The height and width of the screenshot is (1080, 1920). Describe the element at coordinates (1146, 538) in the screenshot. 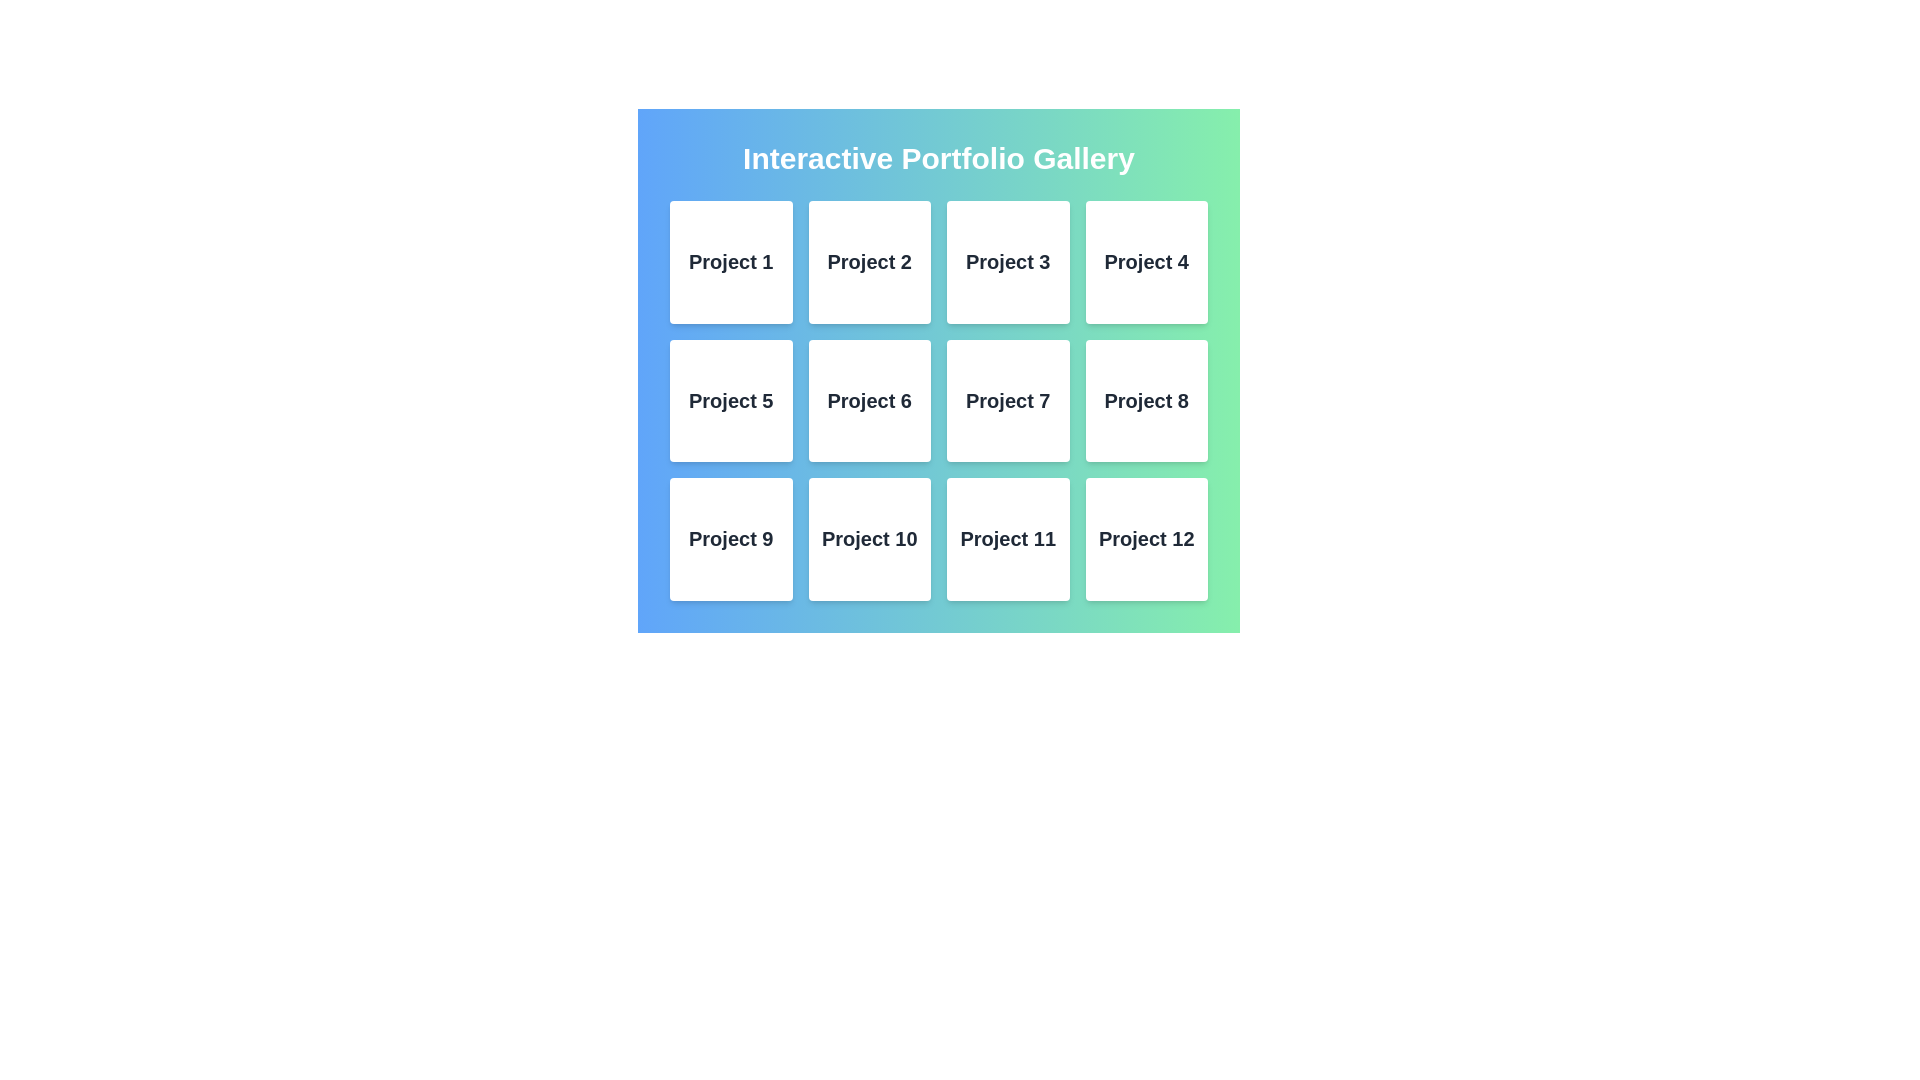

I see `the selectable item card for 'Project 12' located in the bottom-right corner of a 4x3 grid layout to interact with it` at that location.